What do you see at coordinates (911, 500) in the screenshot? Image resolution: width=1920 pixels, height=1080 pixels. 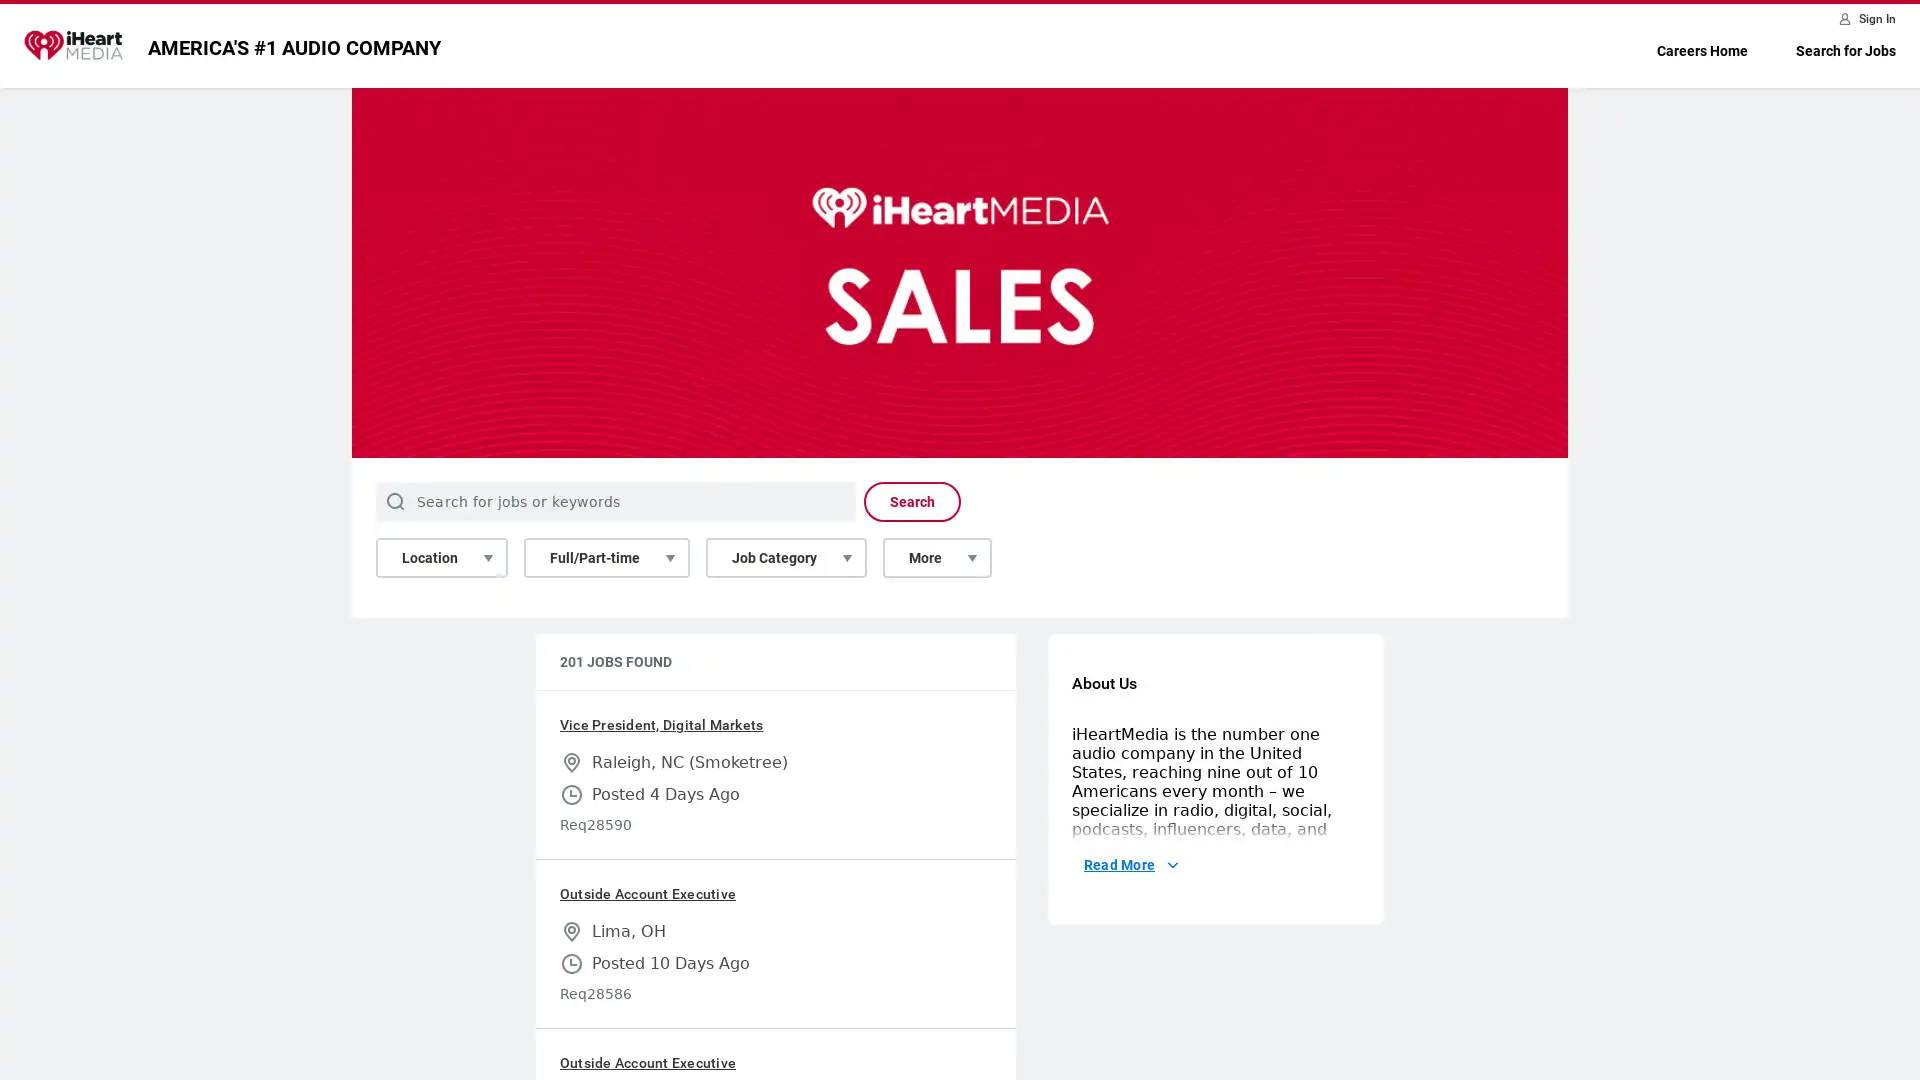 I see `Search` at bounding box center [911, 500].